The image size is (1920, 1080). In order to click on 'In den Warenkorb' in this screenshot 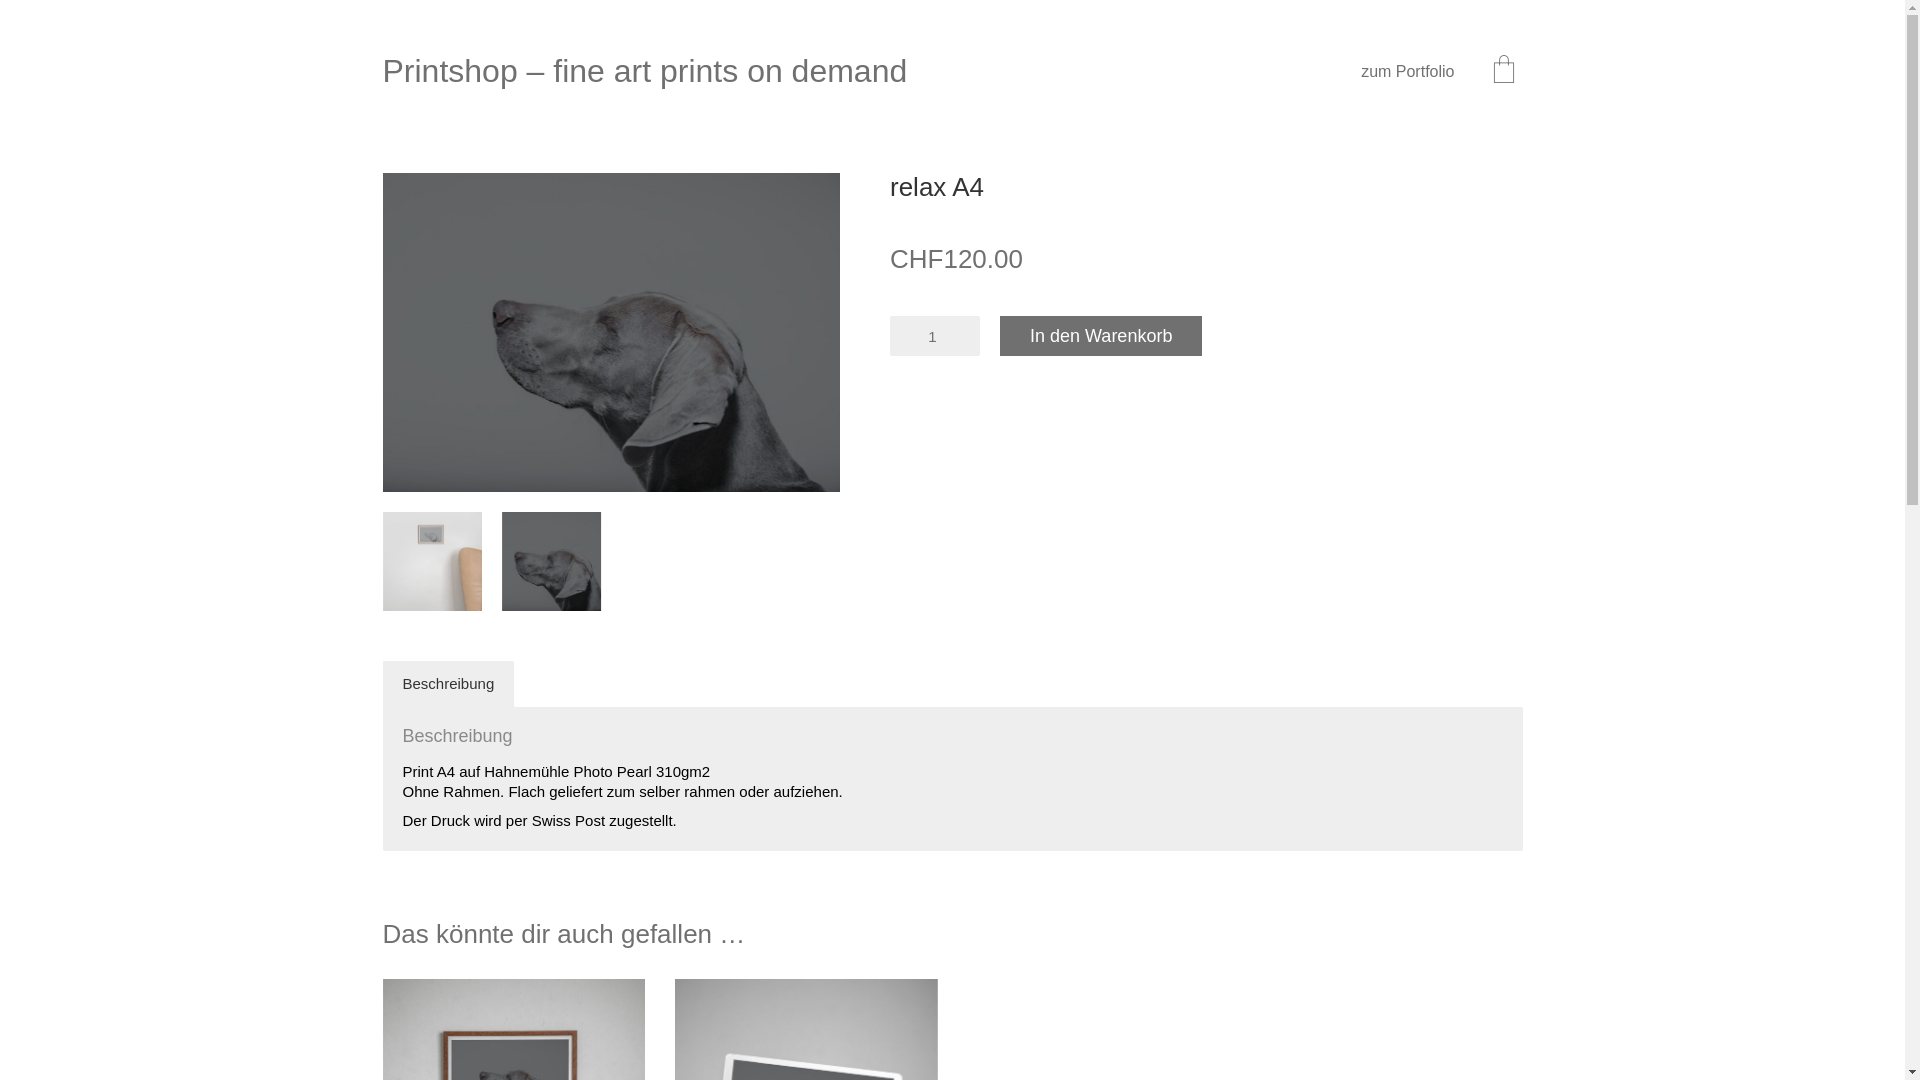, I will do `click(1099, 334)`.